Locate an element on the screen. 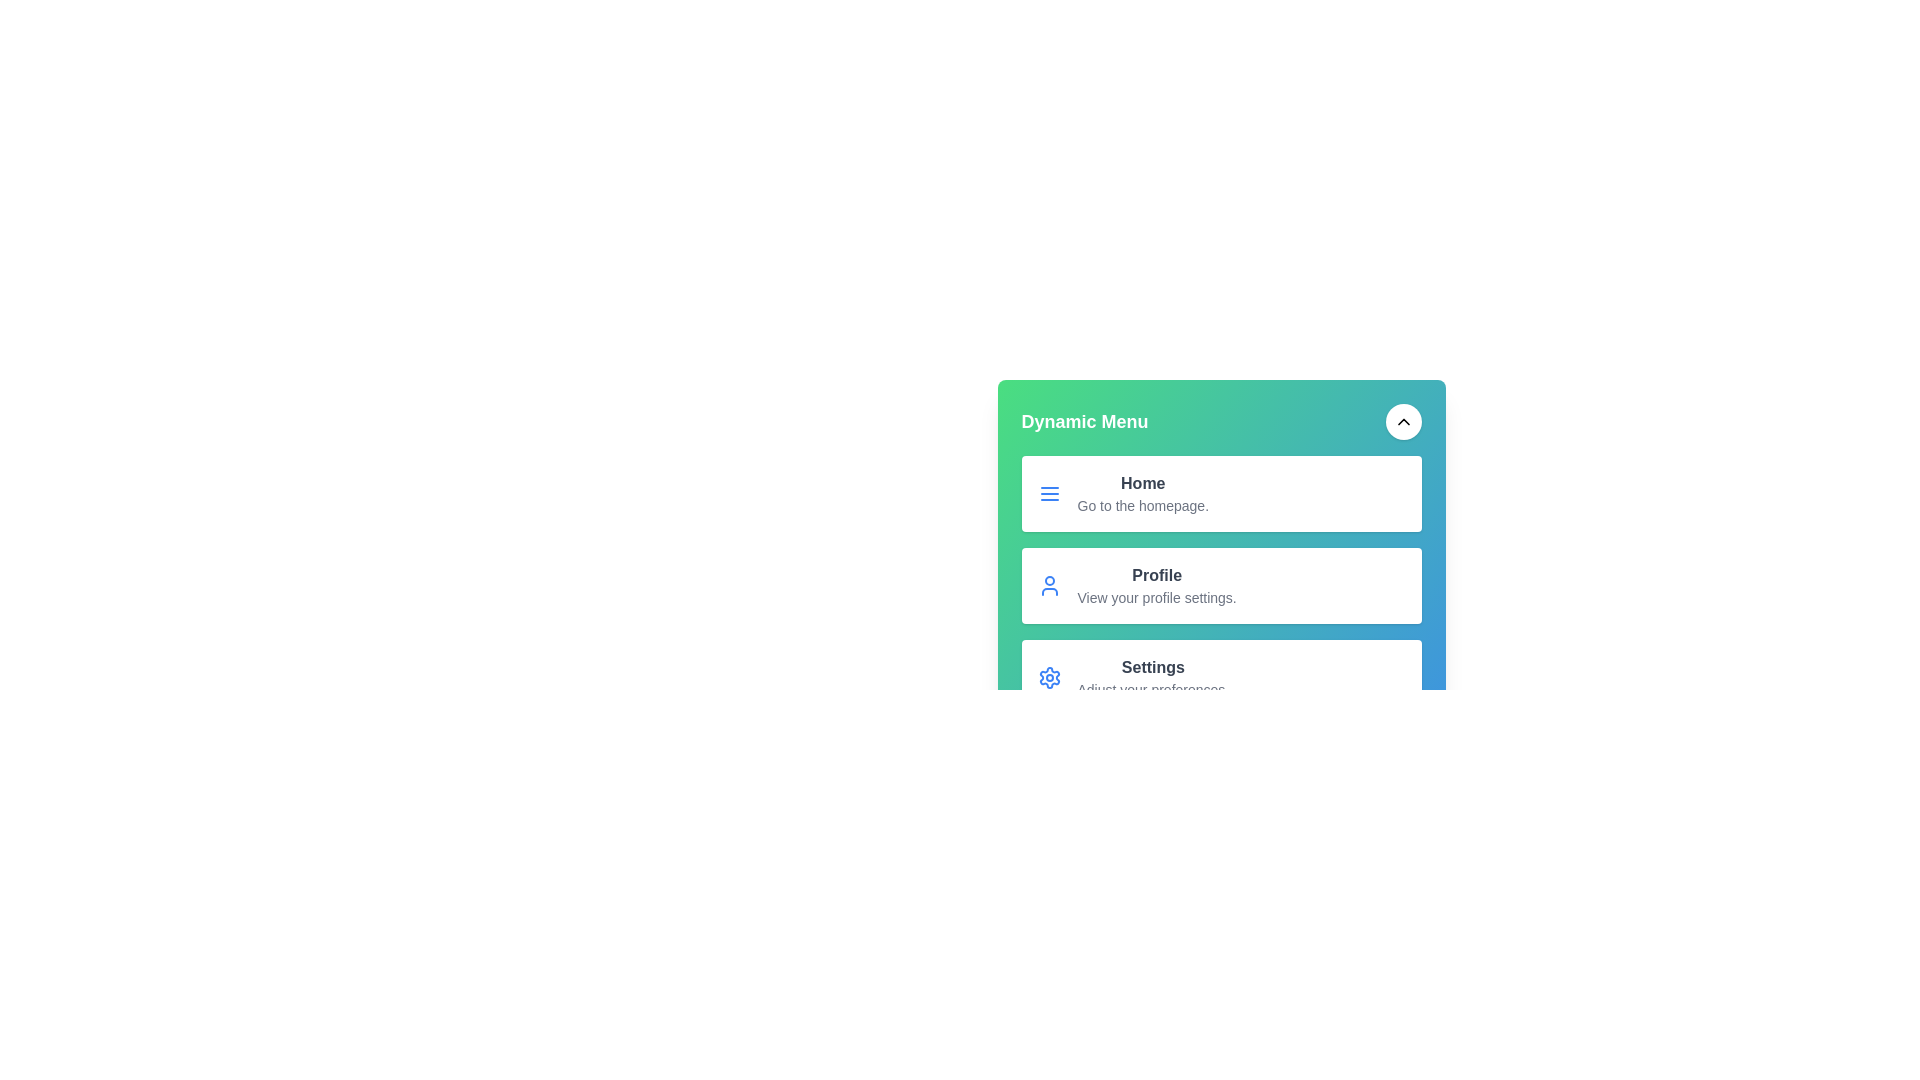 Image resolution: width=1920 pixels, height=1080 pixels. the chevron-up icon, which is a minimalistic triangular shape located in the top-right corner of a card-like menu interface is located at coordinates (1402, 420).